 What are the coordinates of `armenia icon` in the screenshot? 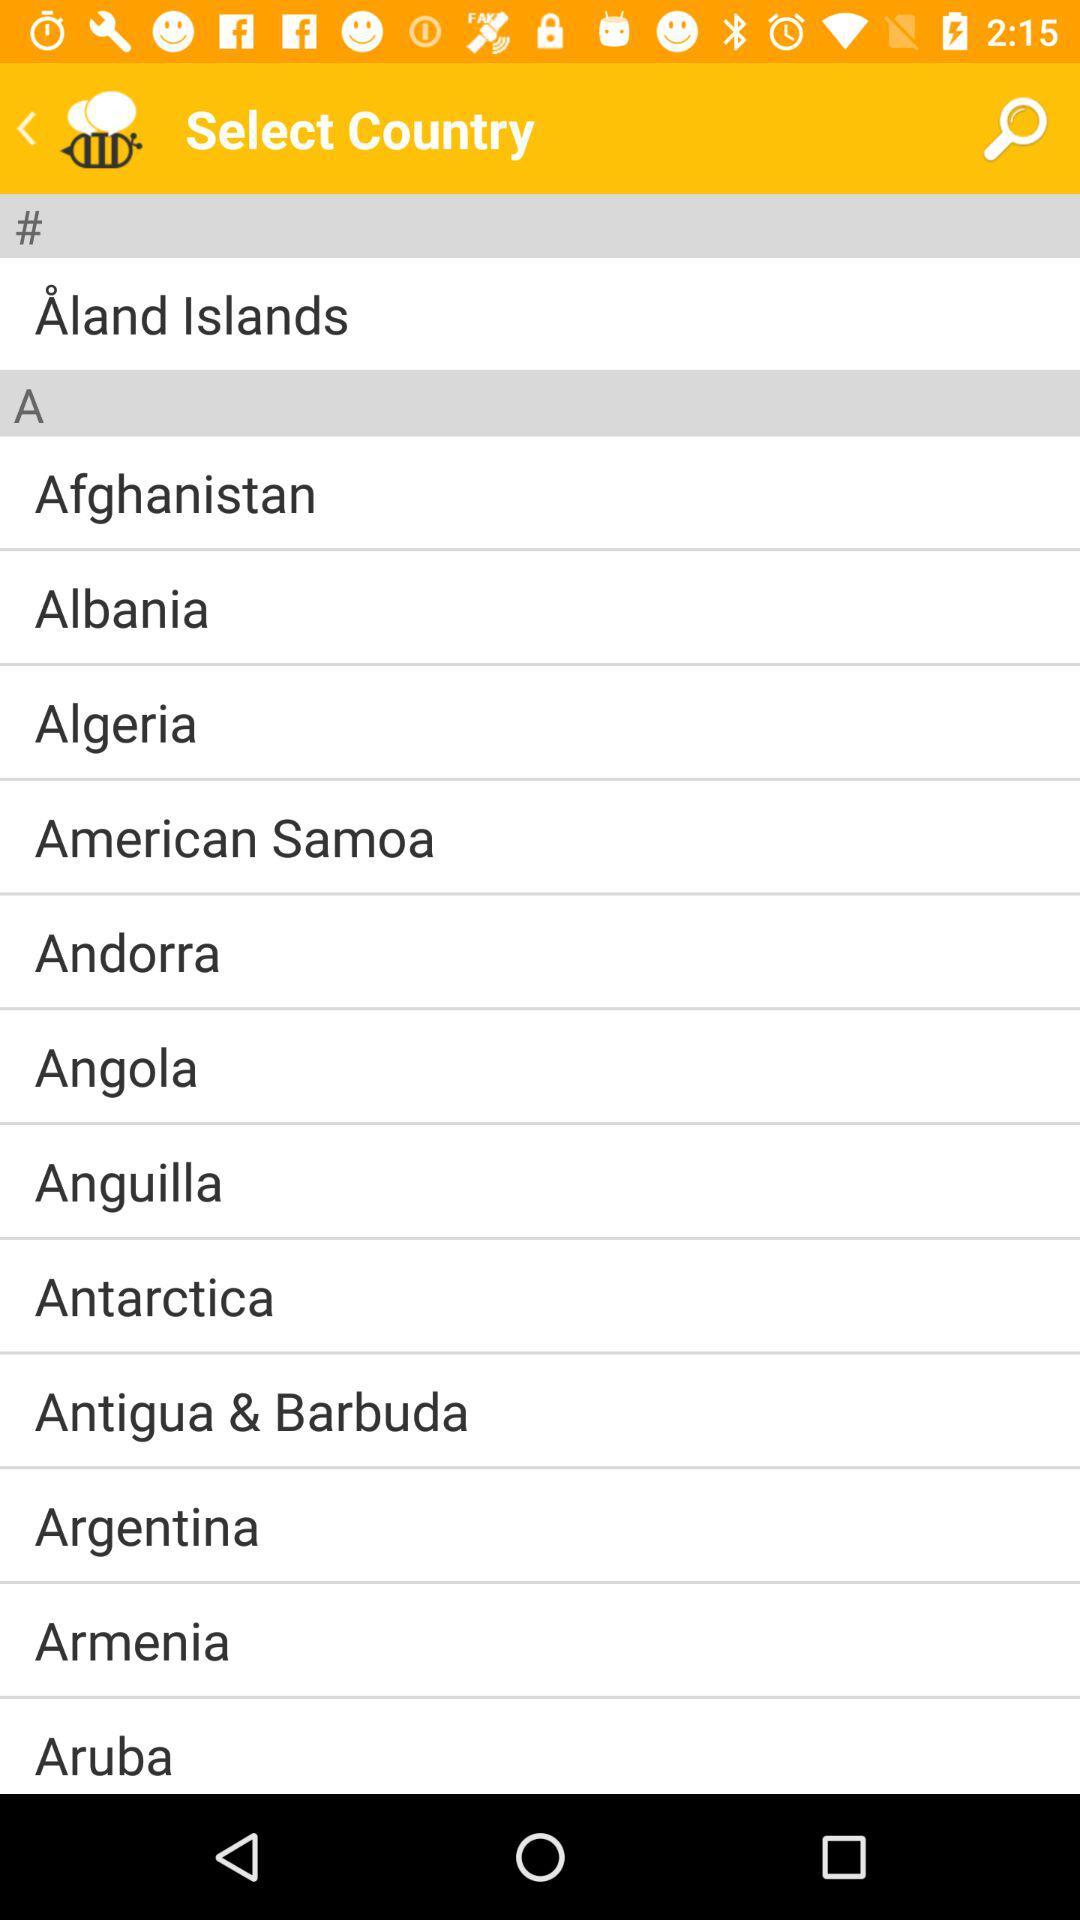 It's located at (132, 1639).